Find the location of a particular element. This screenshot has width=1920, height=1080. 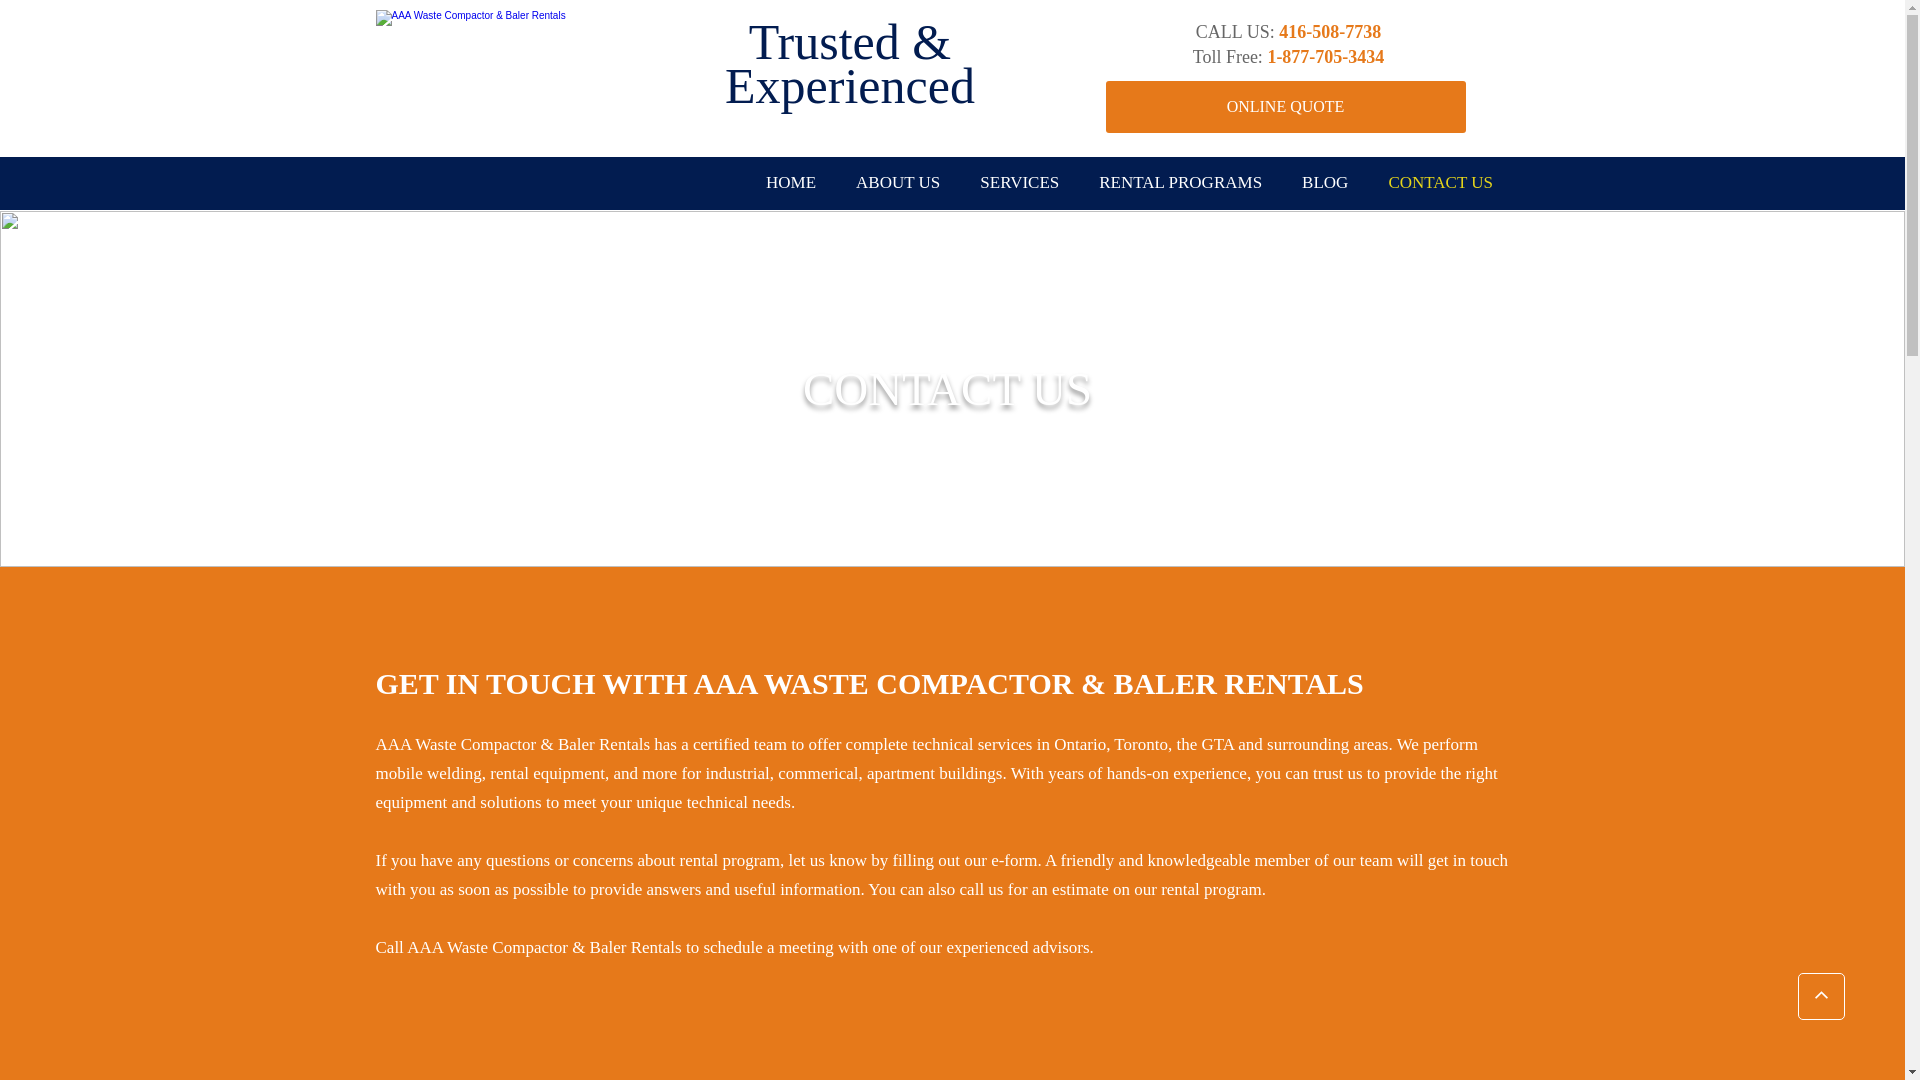

'1-877-705-3434' is located at coordinates (1325, 58).